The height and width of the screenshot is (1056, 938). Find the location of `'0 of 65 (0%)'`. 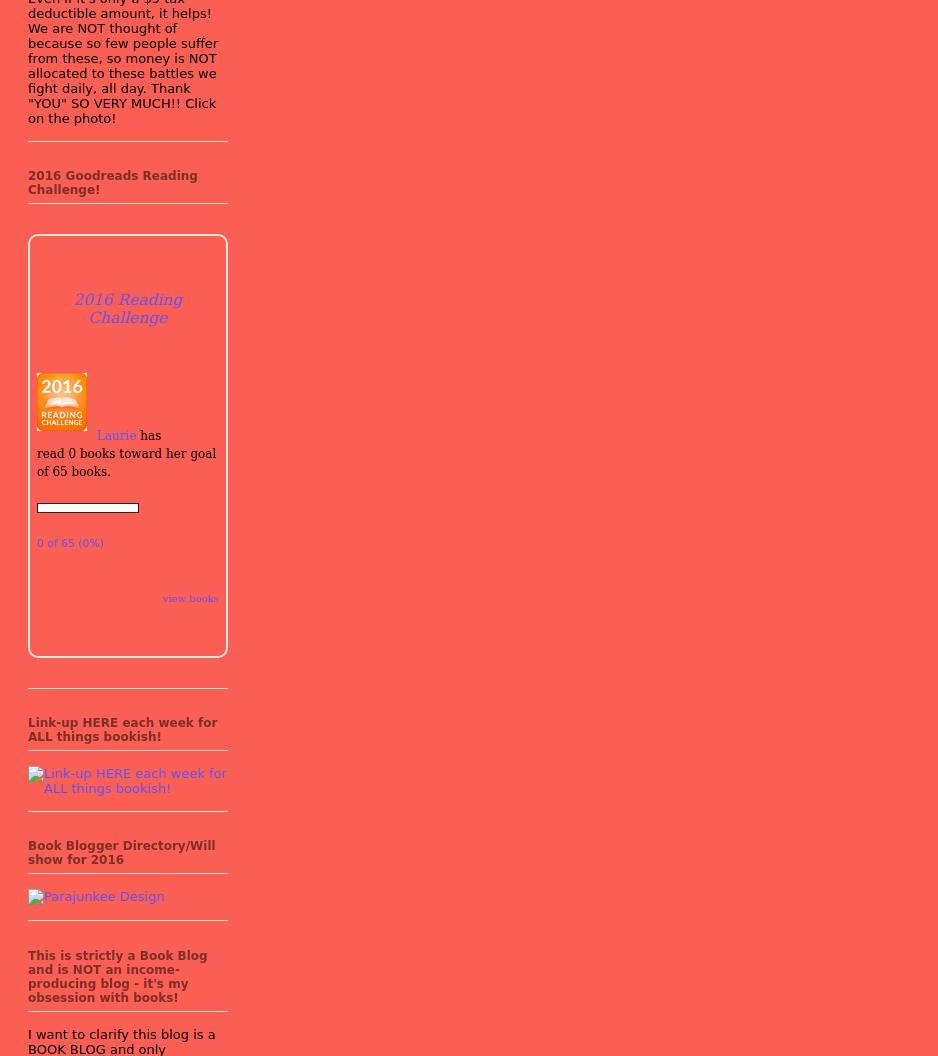

'0 of 65 (0%)' is located at coordinates (69, 543).